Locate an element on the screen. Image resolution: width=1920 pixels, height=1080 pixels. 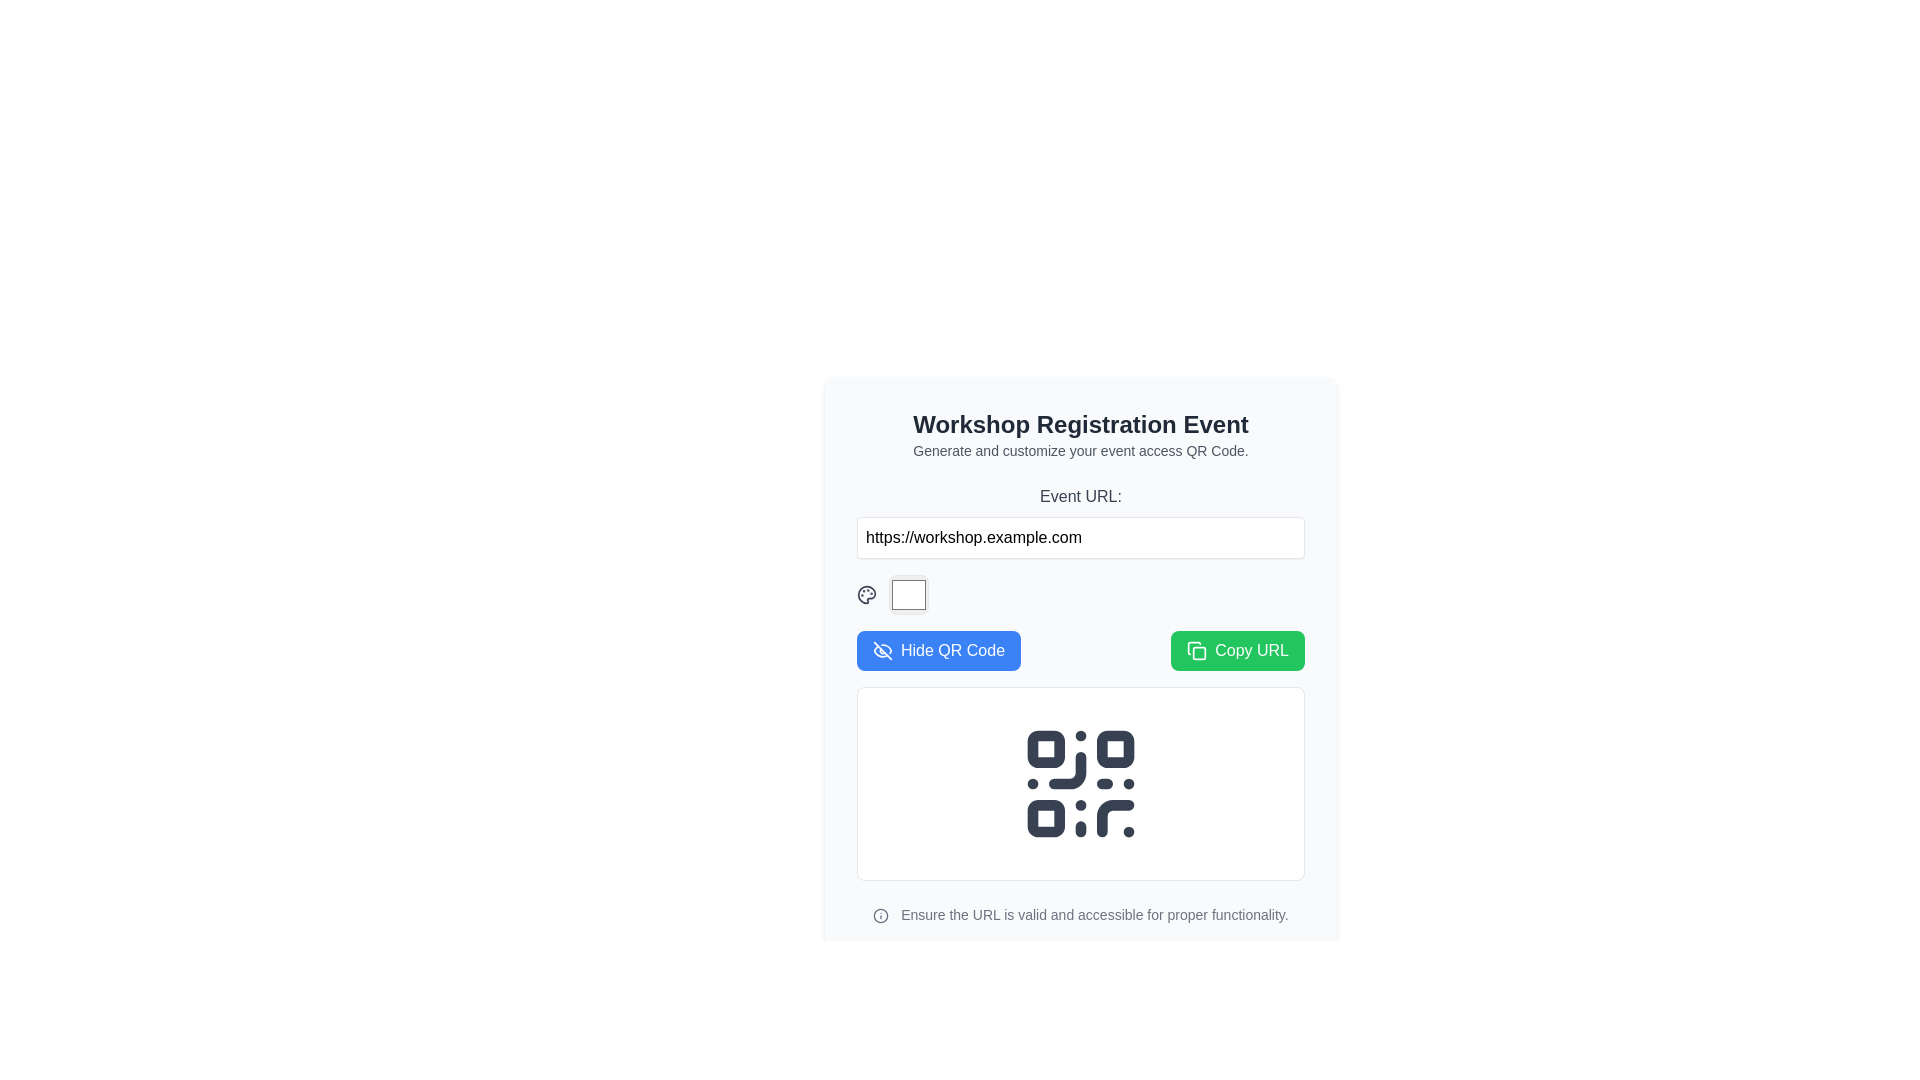
the color selection icon located in the top-left portion of the color input group, which serves as a visual marker for palette-related functions is located at coordinates (867, 593).